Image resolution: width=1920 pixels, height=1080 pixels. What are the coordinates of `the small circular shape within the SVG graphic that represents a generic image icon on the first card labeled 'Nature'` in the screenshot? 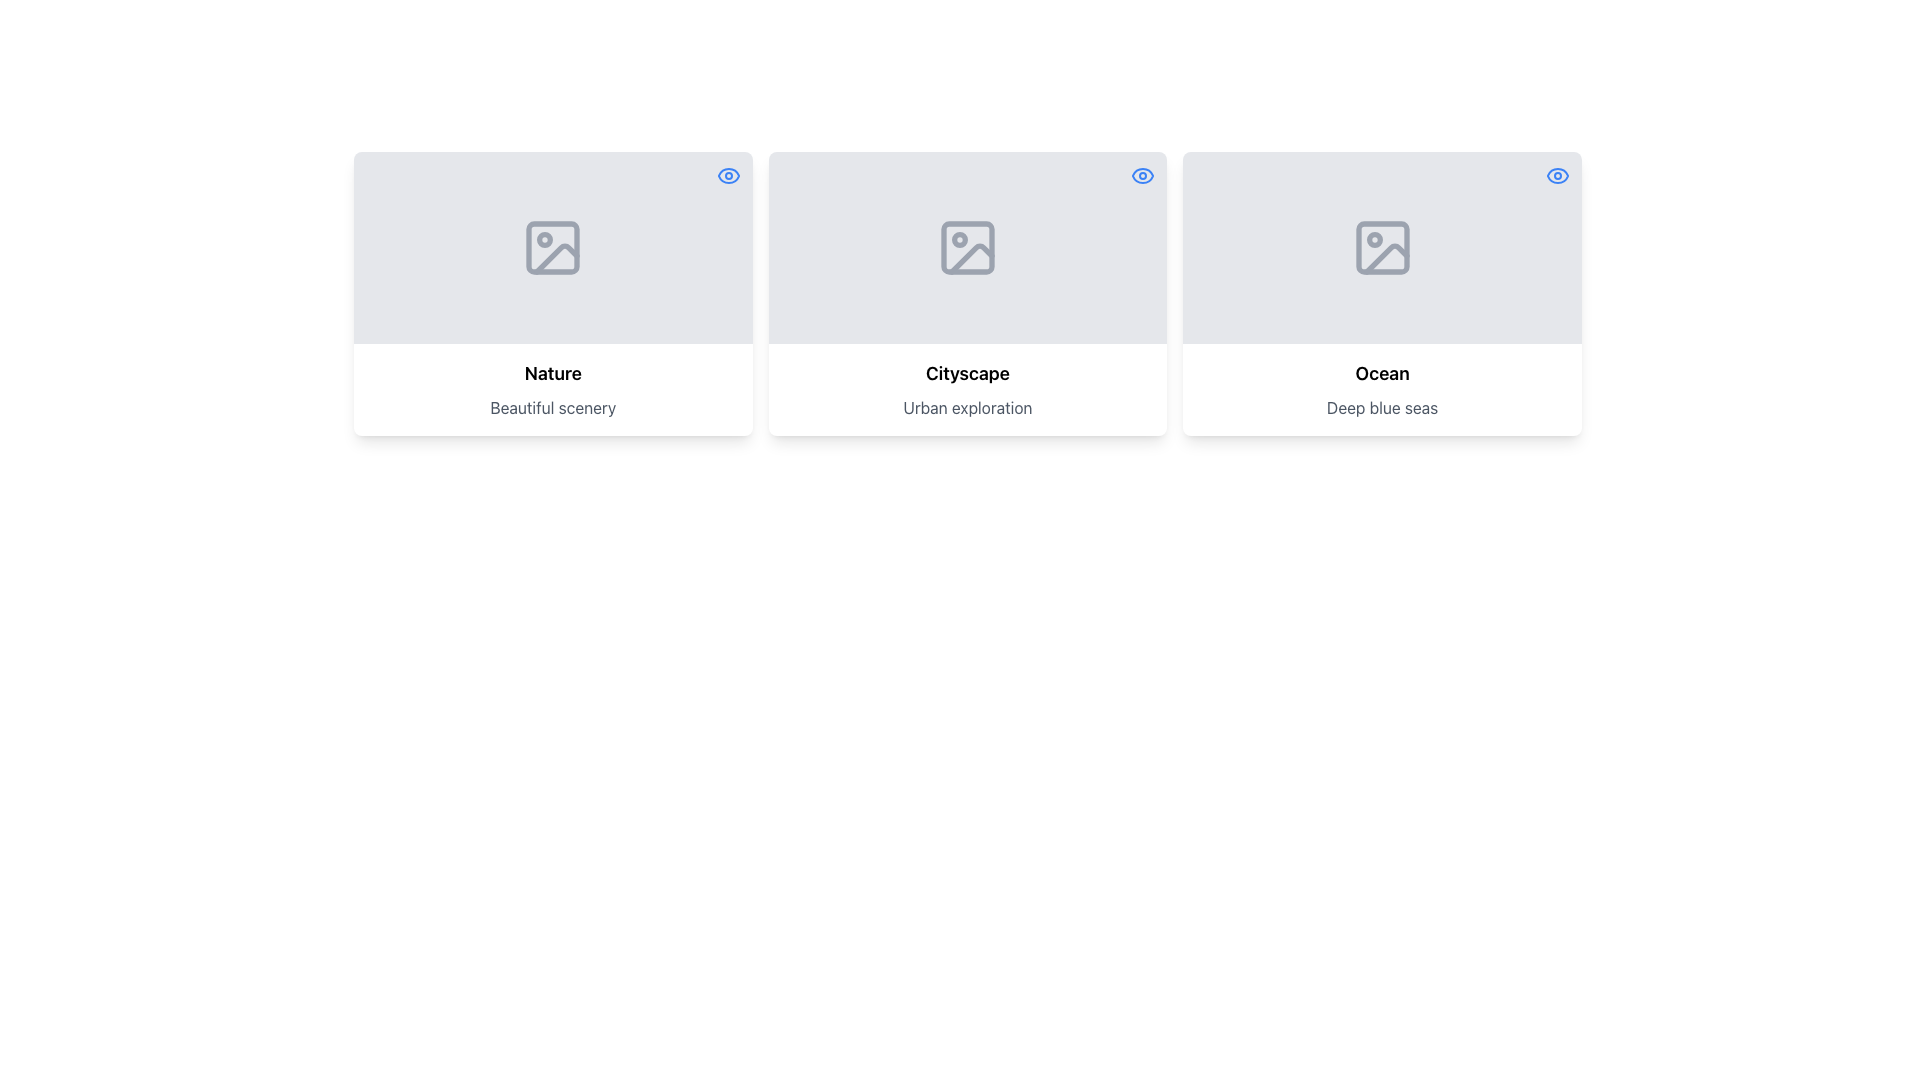 It's located at (545, 238).